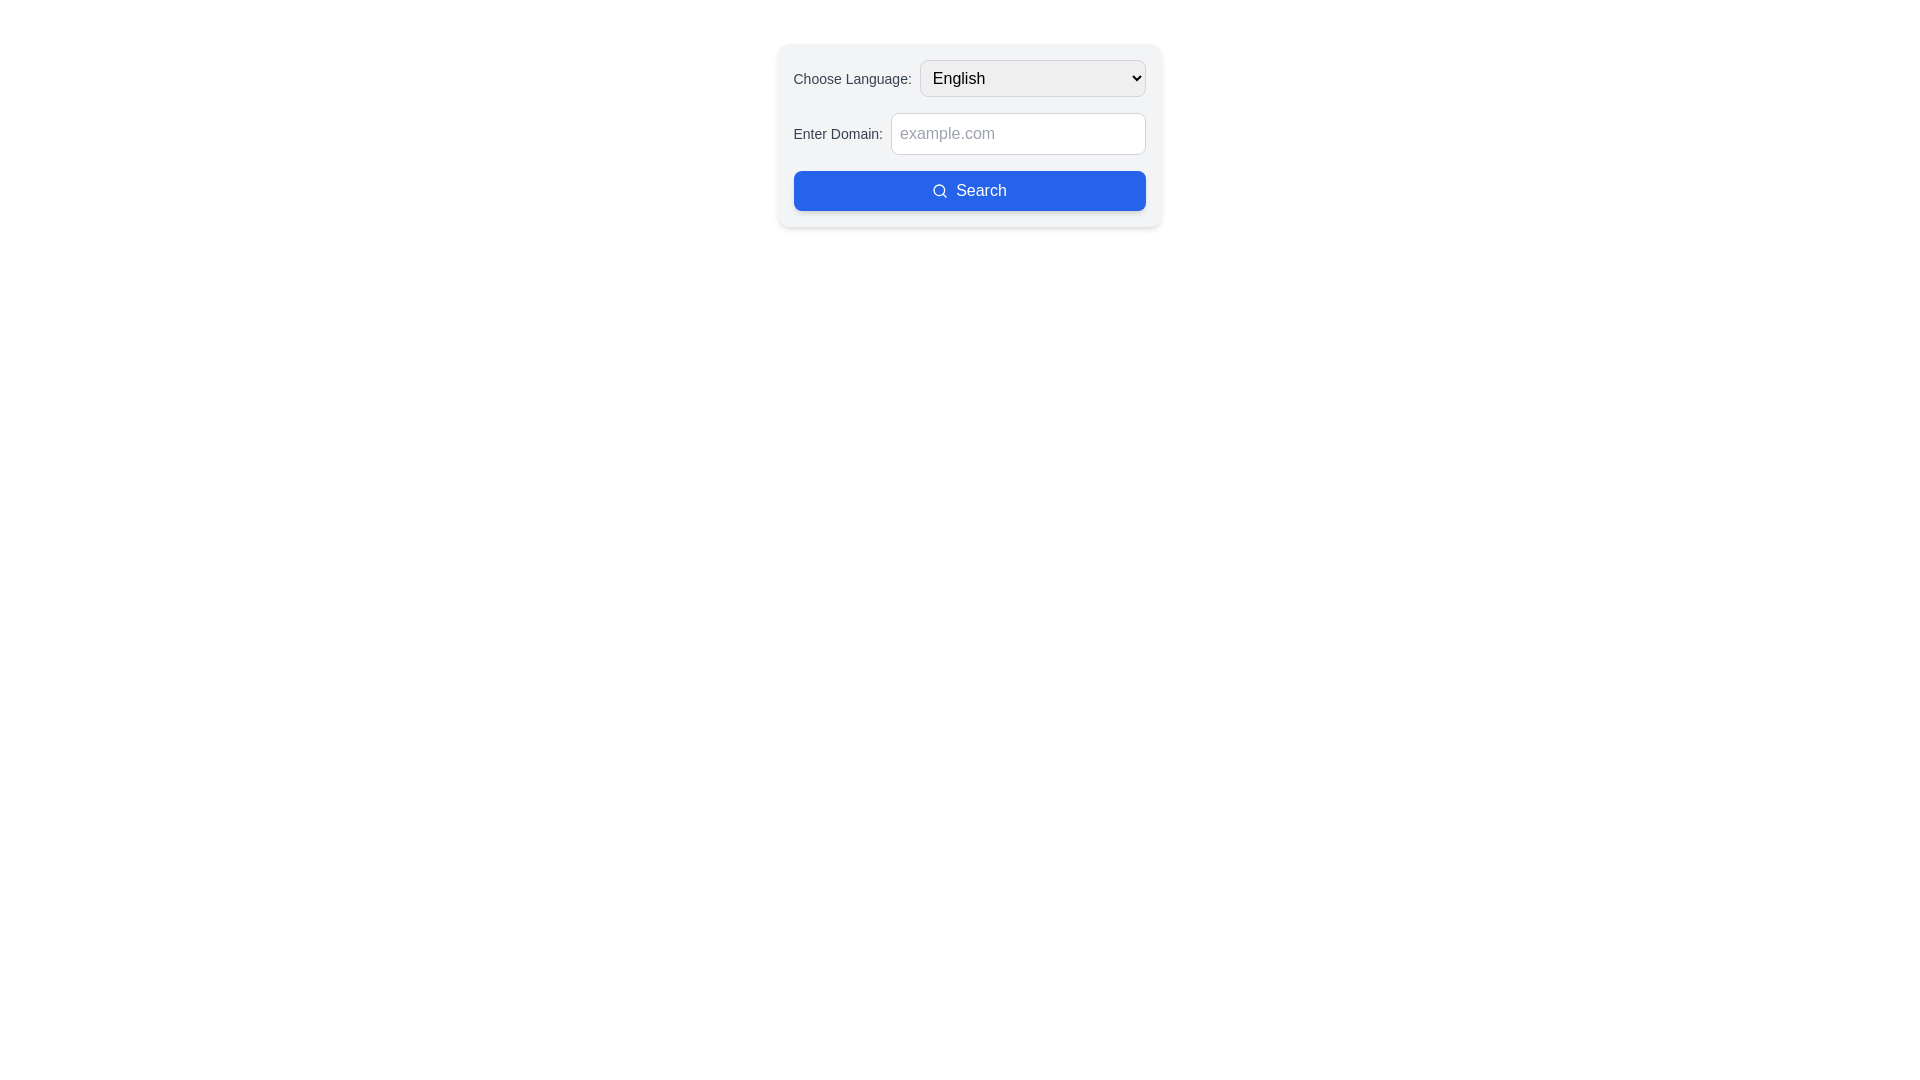  I want to click on the inner circle of the magnifying glass icon, which is part of the search functionality located within the 'Search' button at the bottom of the main interface, so click(938, 190).